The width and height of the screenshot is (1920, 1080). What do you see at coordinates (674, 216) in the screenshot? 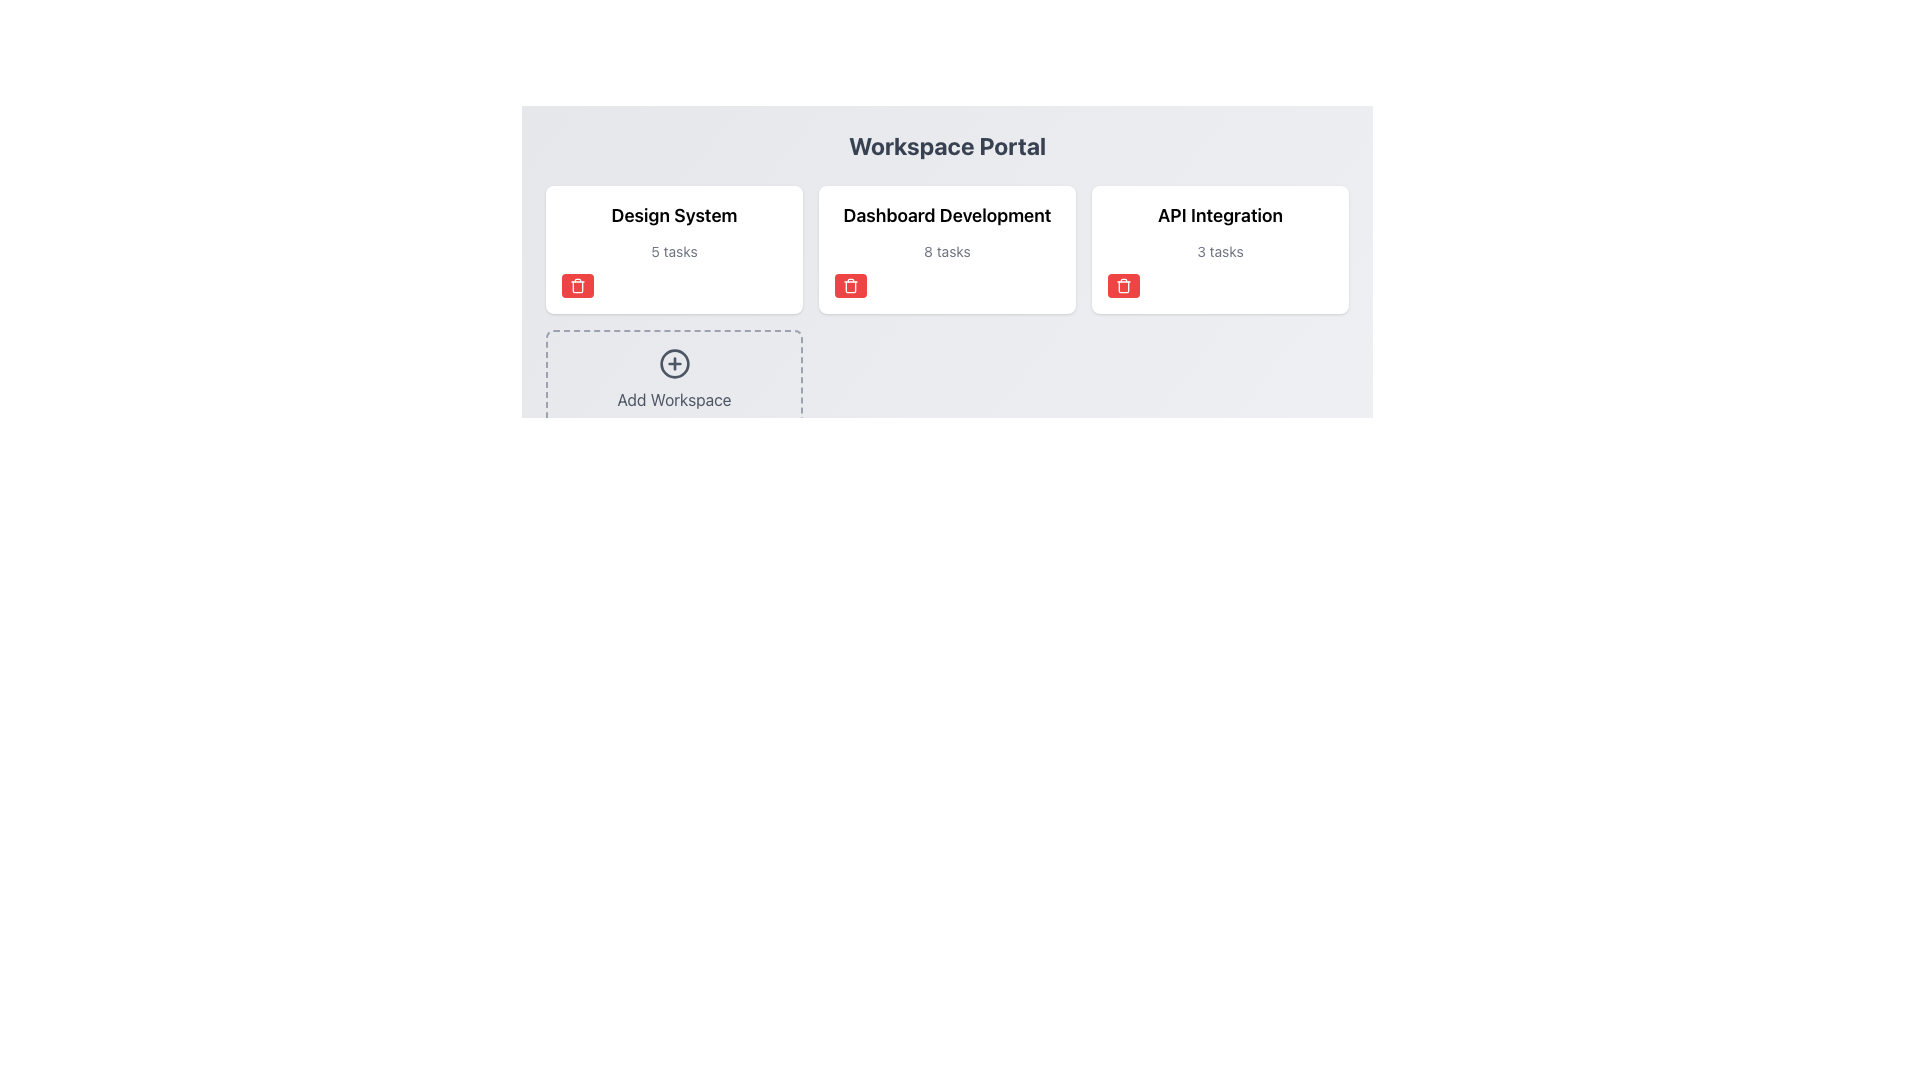
I see `text label displaying 'Design System', which is a medium-sized bold text located at the top of the first card in a row of similar cards` at bounding box center [674, 216].